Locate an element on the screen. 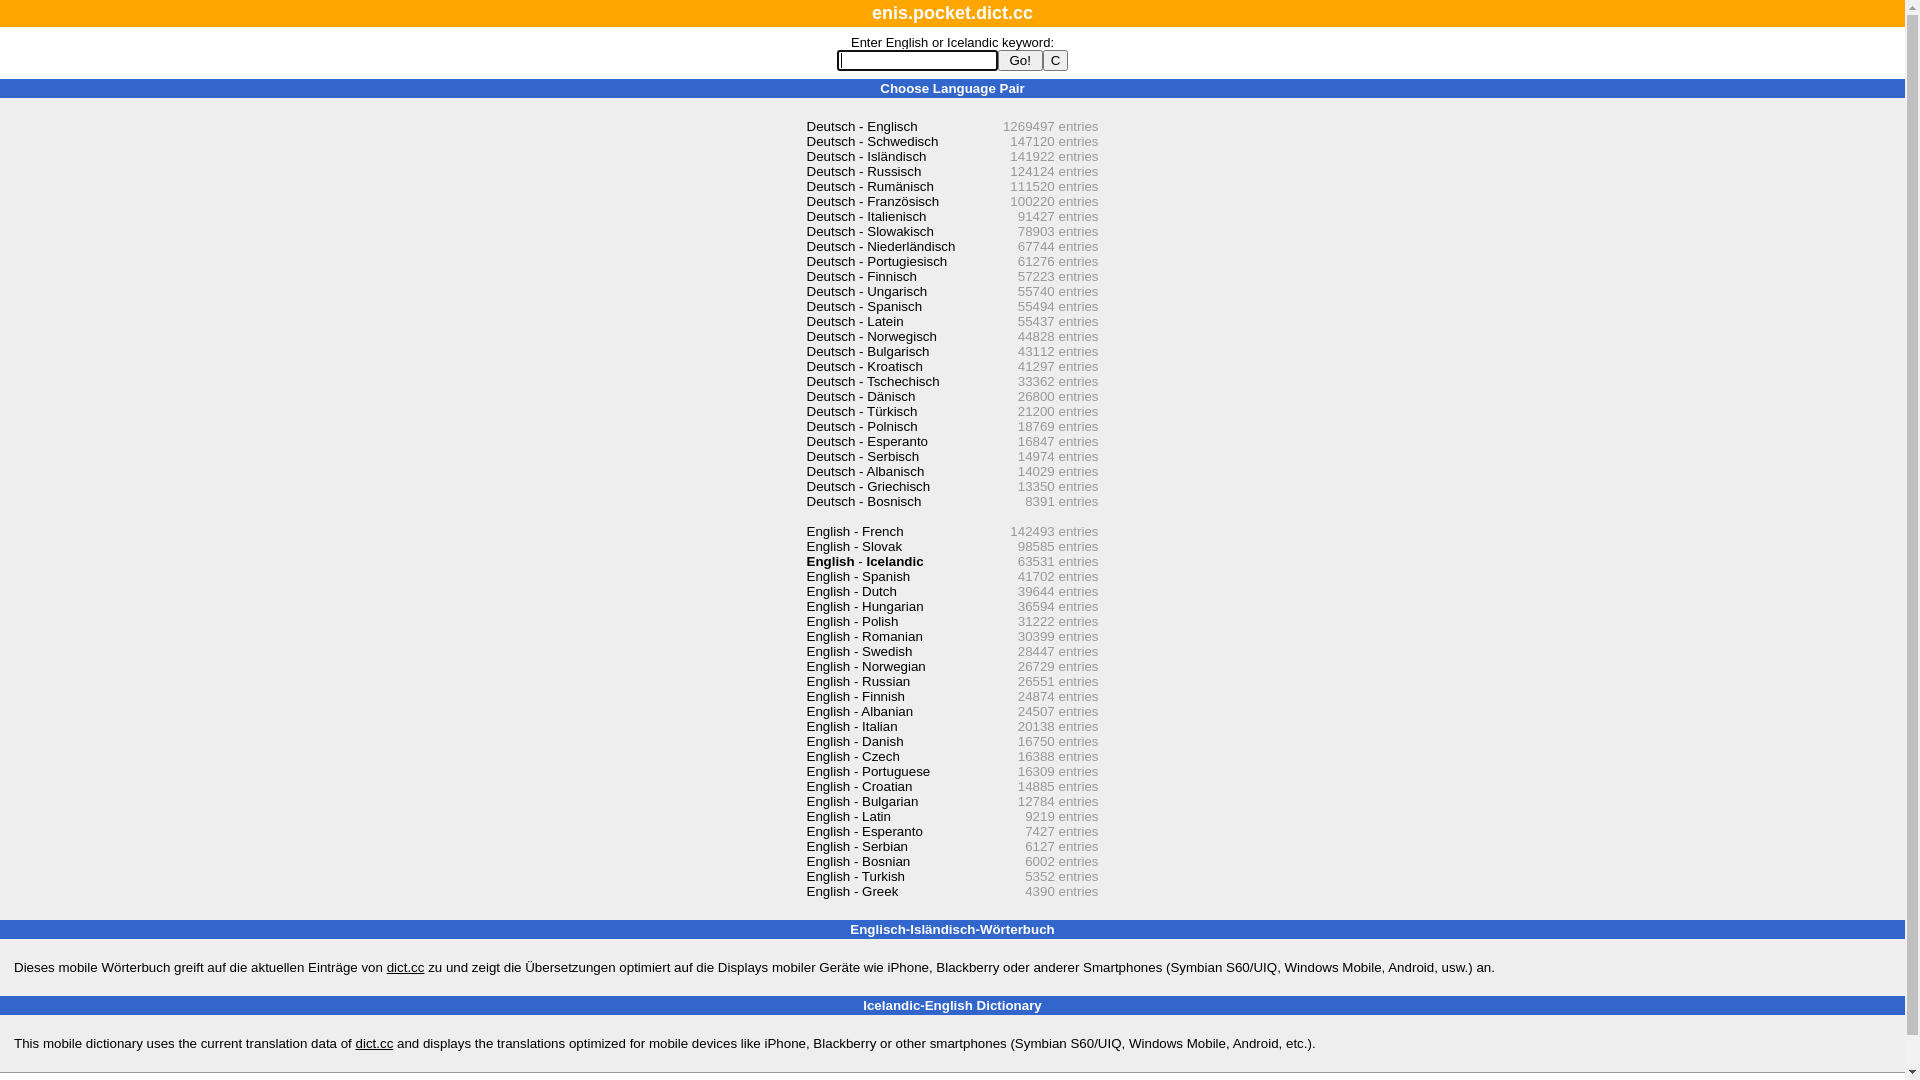 The width and height of the screenshot is (1920, 1080). 'English - Czech' is located at coordinates (852, 756).